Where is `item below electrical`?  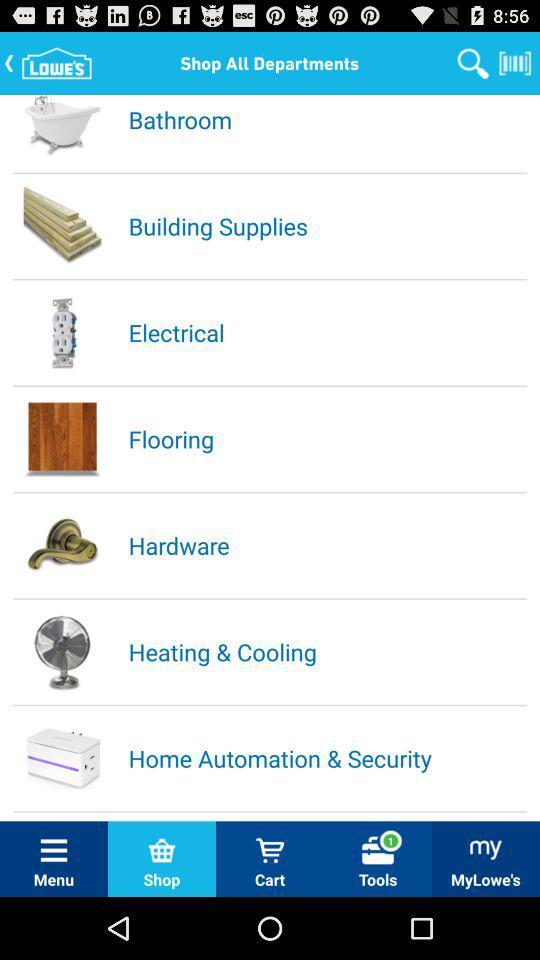 item below electrical is located at coordinates (326, 438).